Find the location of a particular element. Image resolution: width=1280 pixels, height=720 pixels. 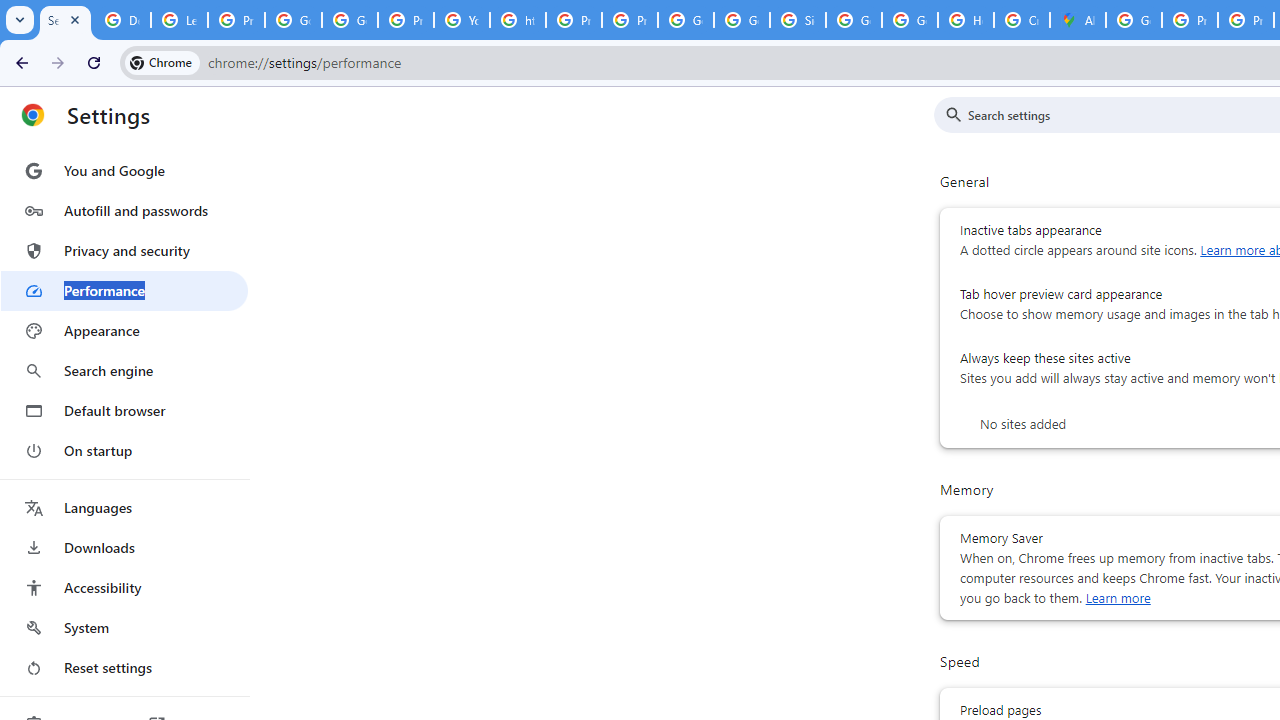

'Accessibility' is located at coordinates (123, 586).